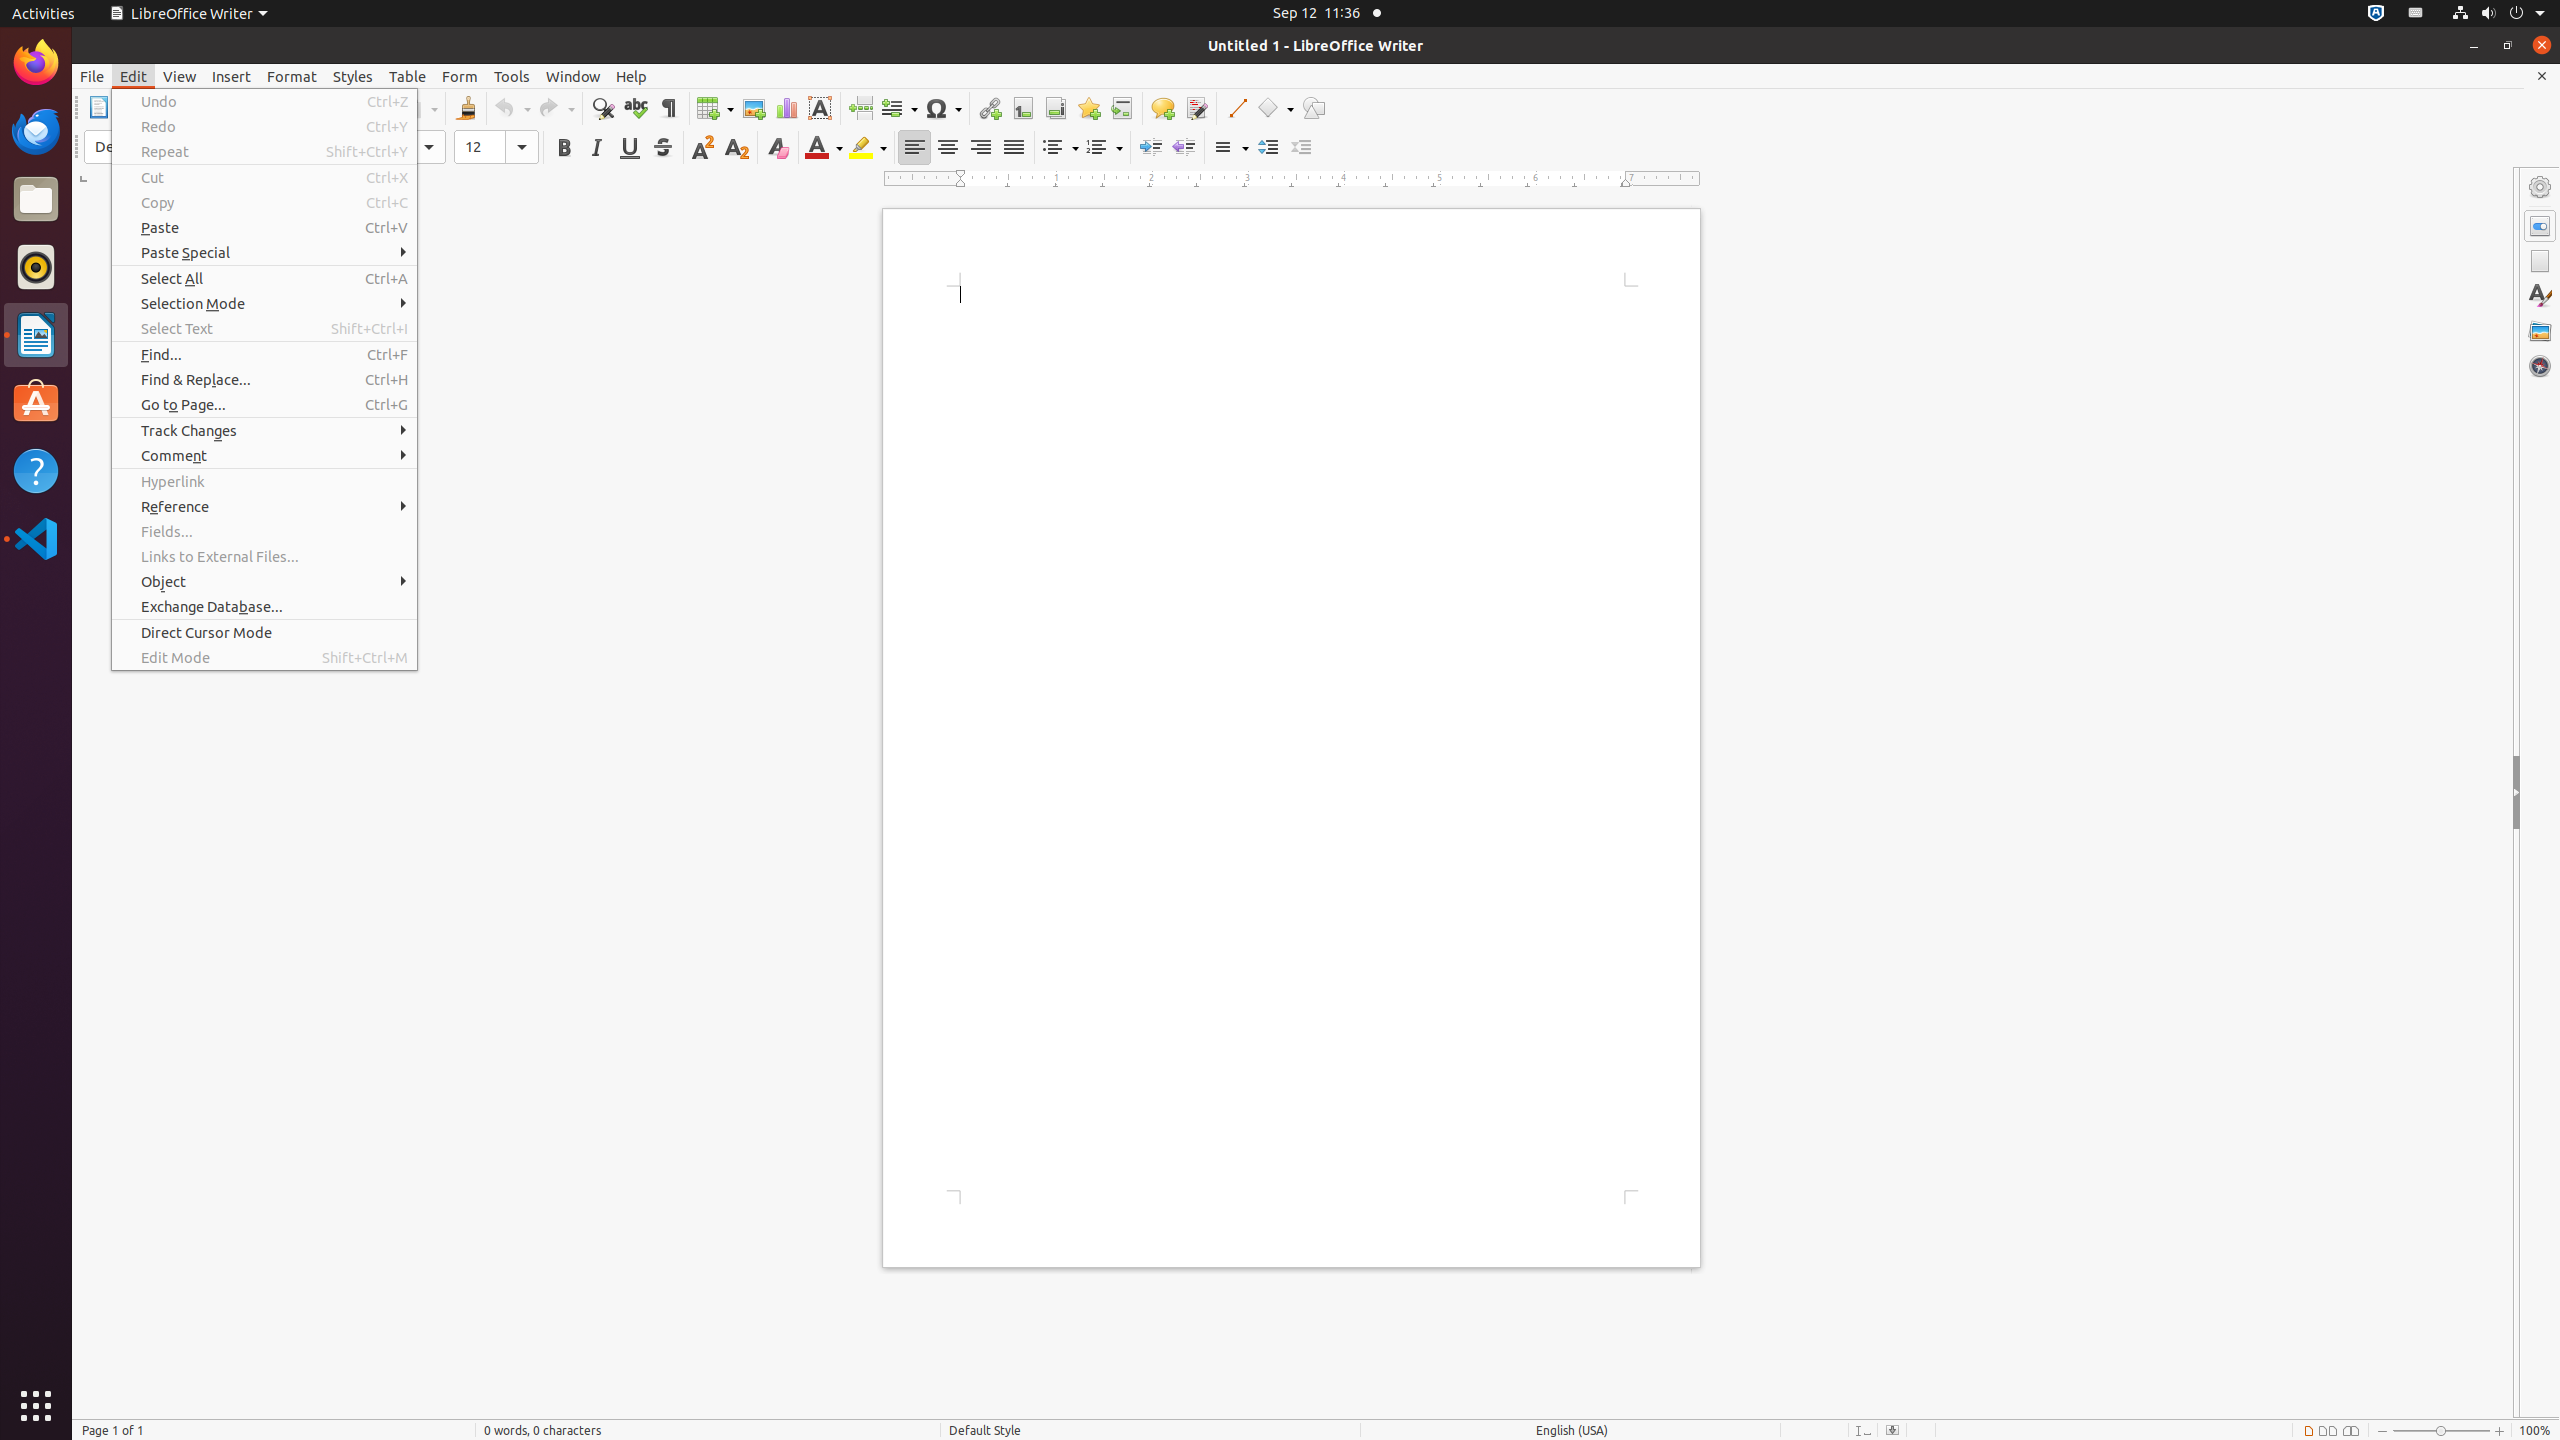  Describe the element at coordinates (264, 429) in the screenshot. I see `'Track Changes'` at that location.